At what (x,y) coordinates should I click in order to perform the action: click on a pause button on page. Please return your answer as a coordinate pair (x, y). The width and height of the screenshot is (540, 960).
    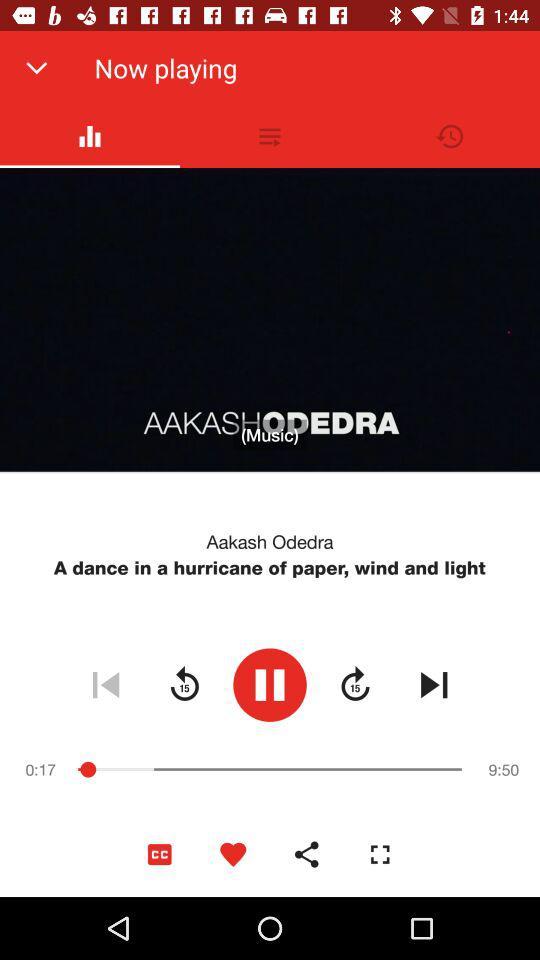
    Looking at the image, I should click on (270, 684).